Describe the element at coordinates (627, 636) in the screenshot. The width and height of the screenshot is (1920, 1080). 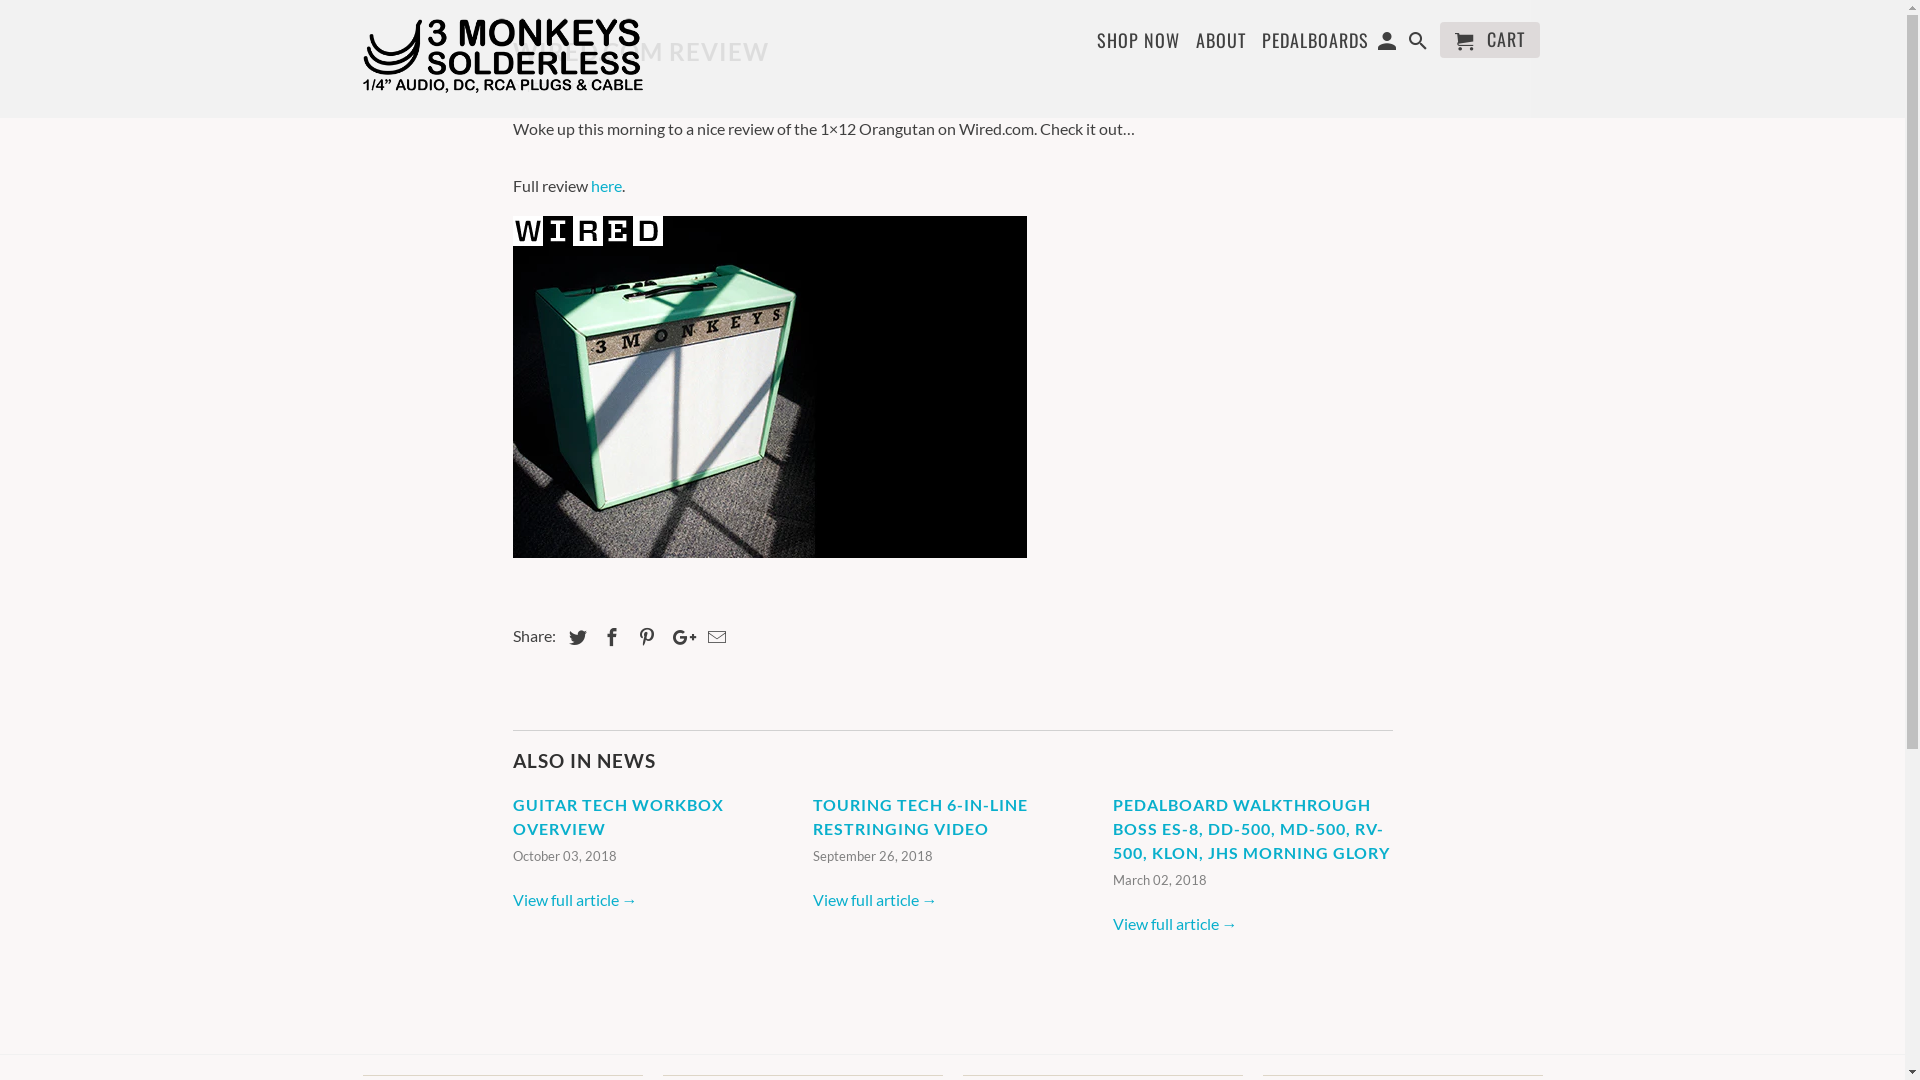
I see `'Share this on Pinterest'` at that location.